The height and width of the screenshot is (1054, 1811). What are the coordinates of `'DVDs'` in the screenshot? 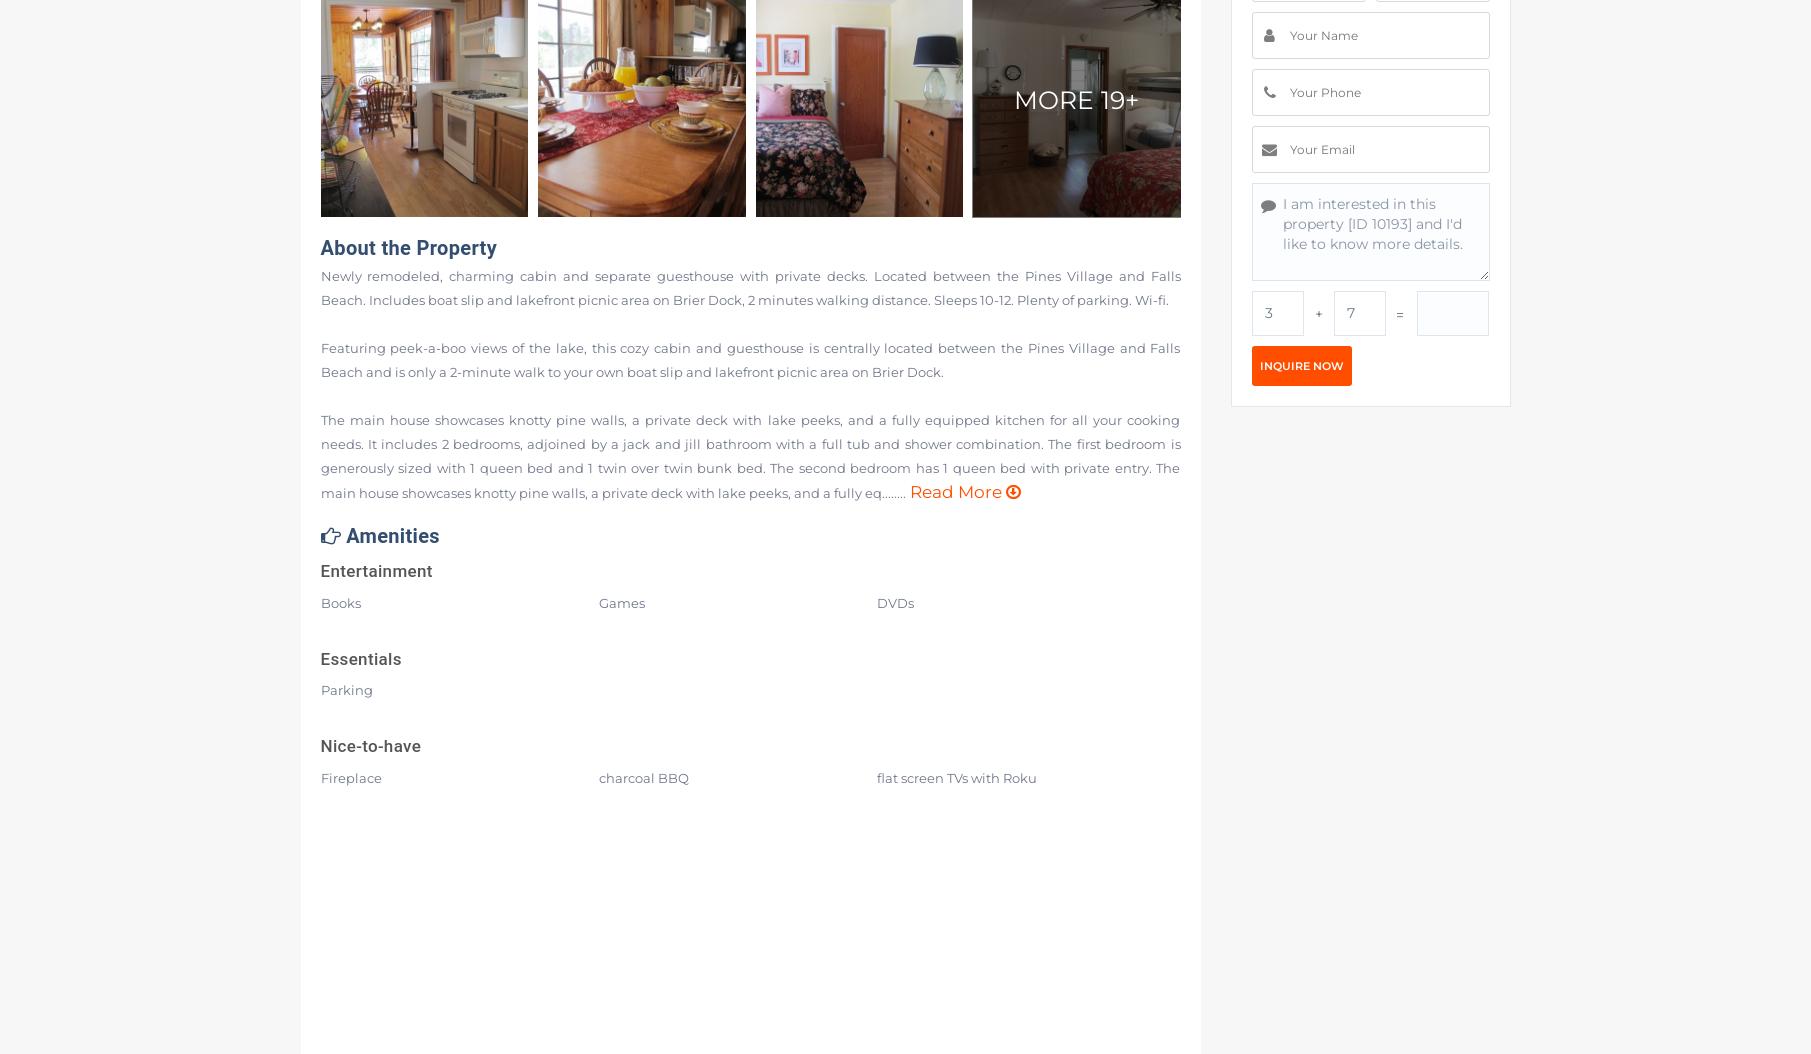 It's located at (894, 601).